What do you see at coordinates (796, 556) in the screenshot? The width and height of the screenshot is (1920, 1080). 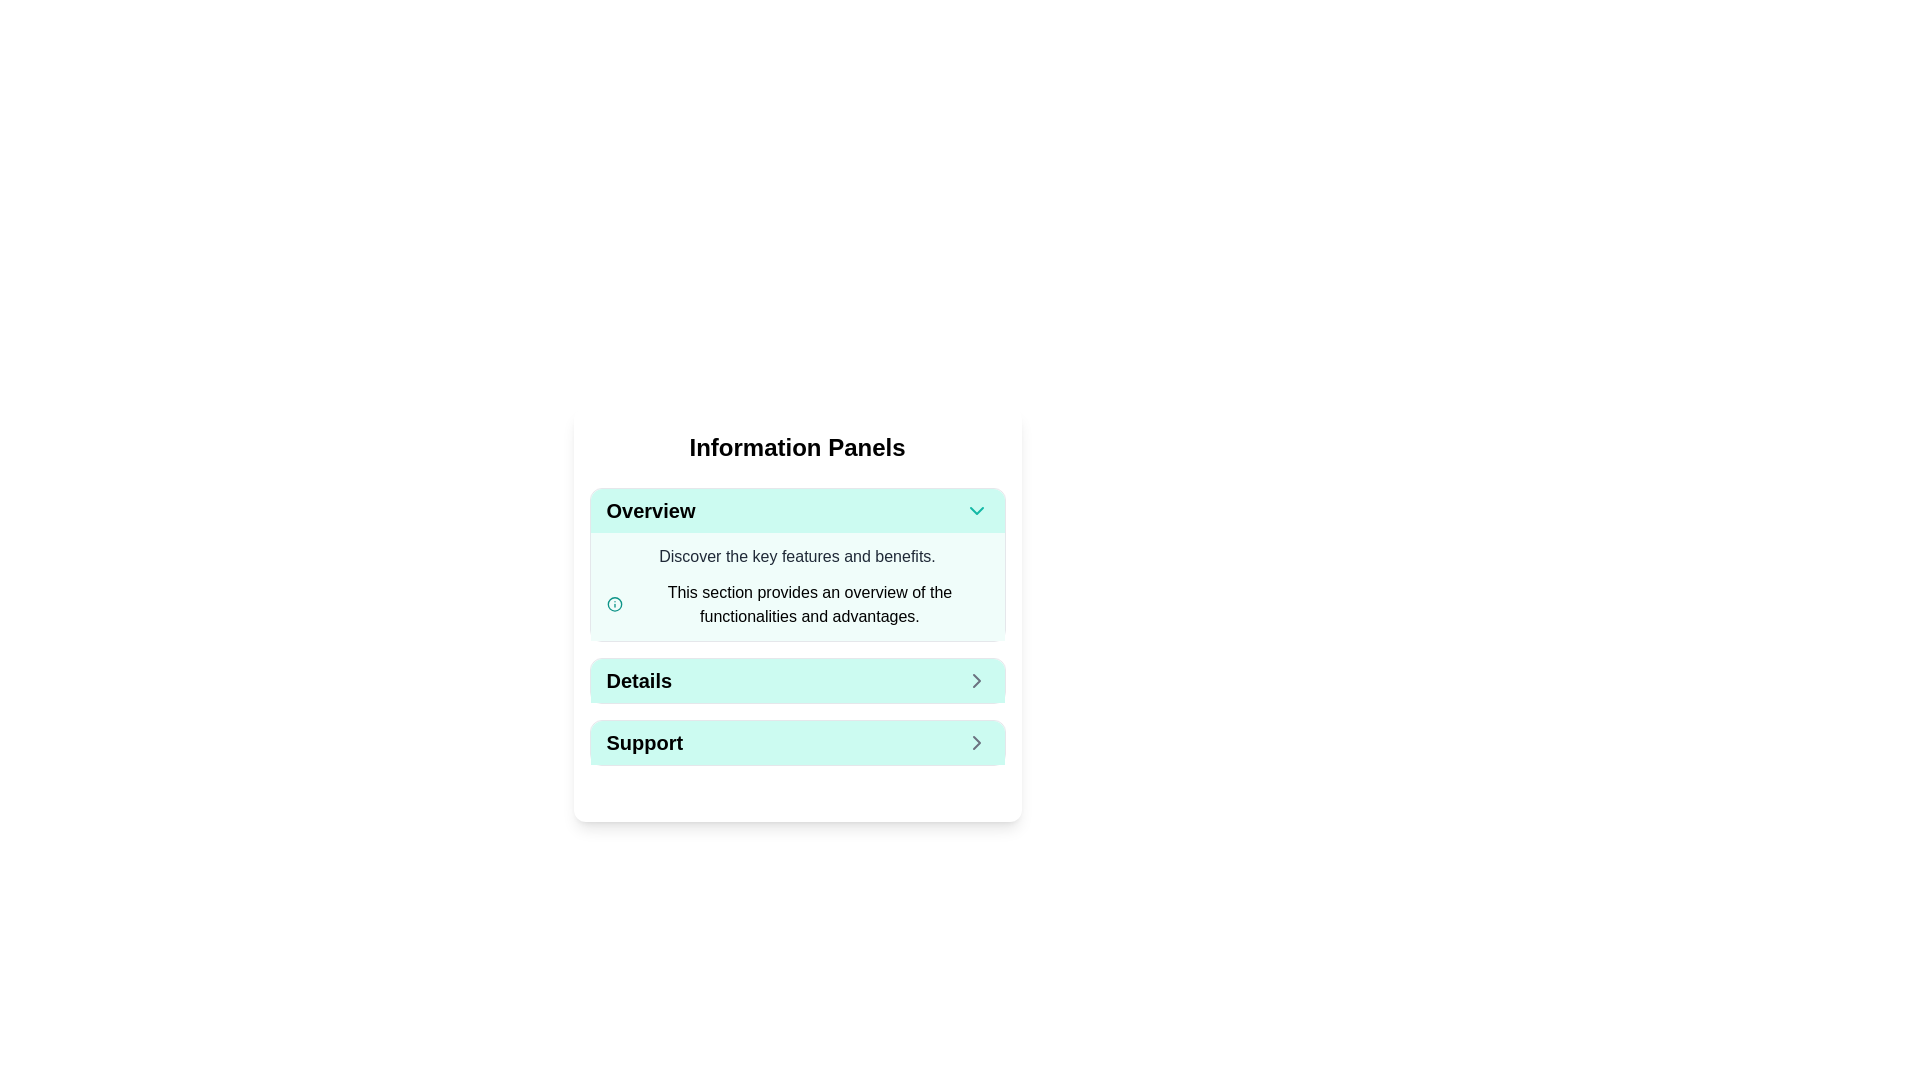 I see `the static text element that reads 'Discover the key features and benefits.' which is styled with a dark gray color on a light green background, located in the 'Overview' section of the 'Information Panels' interface` at bounding box center [796, 556].